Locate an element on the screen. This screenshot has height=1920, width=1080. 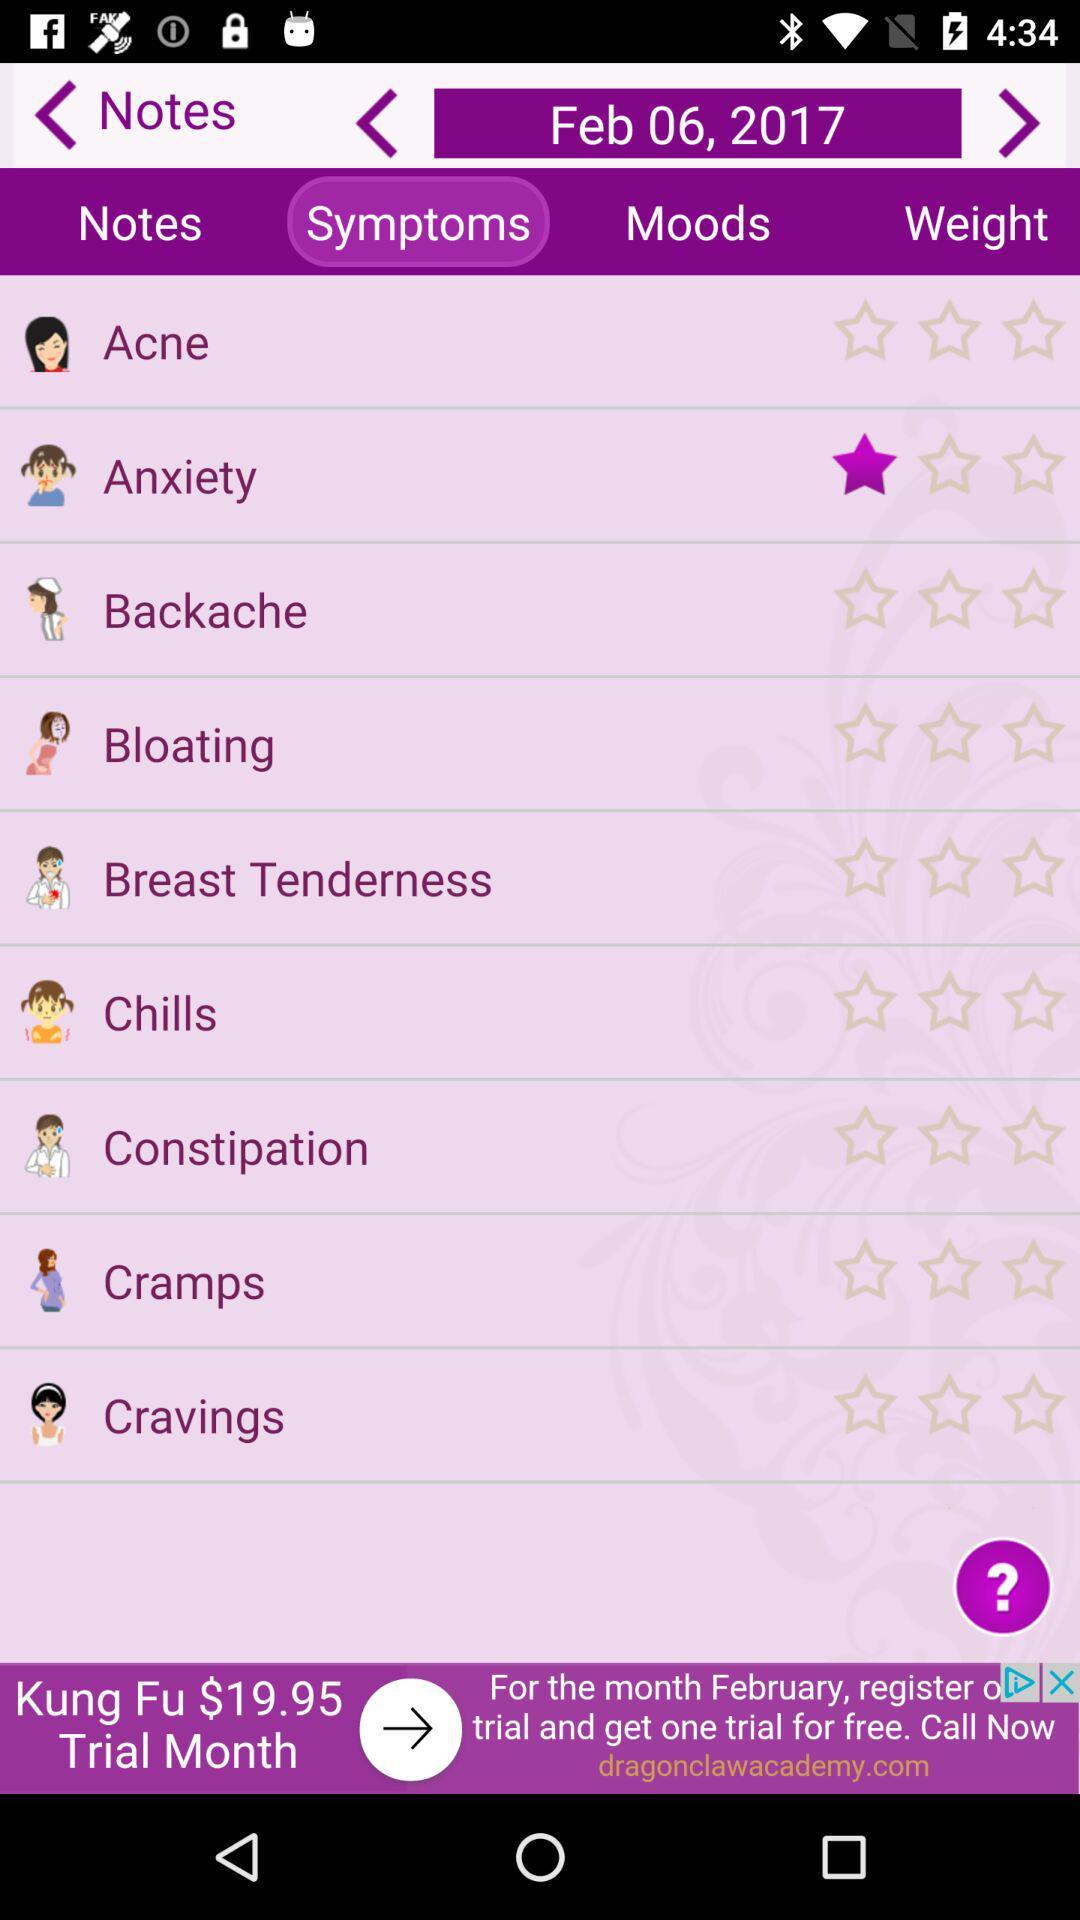
my period tracker calendar is located at coordinates (947, 608).